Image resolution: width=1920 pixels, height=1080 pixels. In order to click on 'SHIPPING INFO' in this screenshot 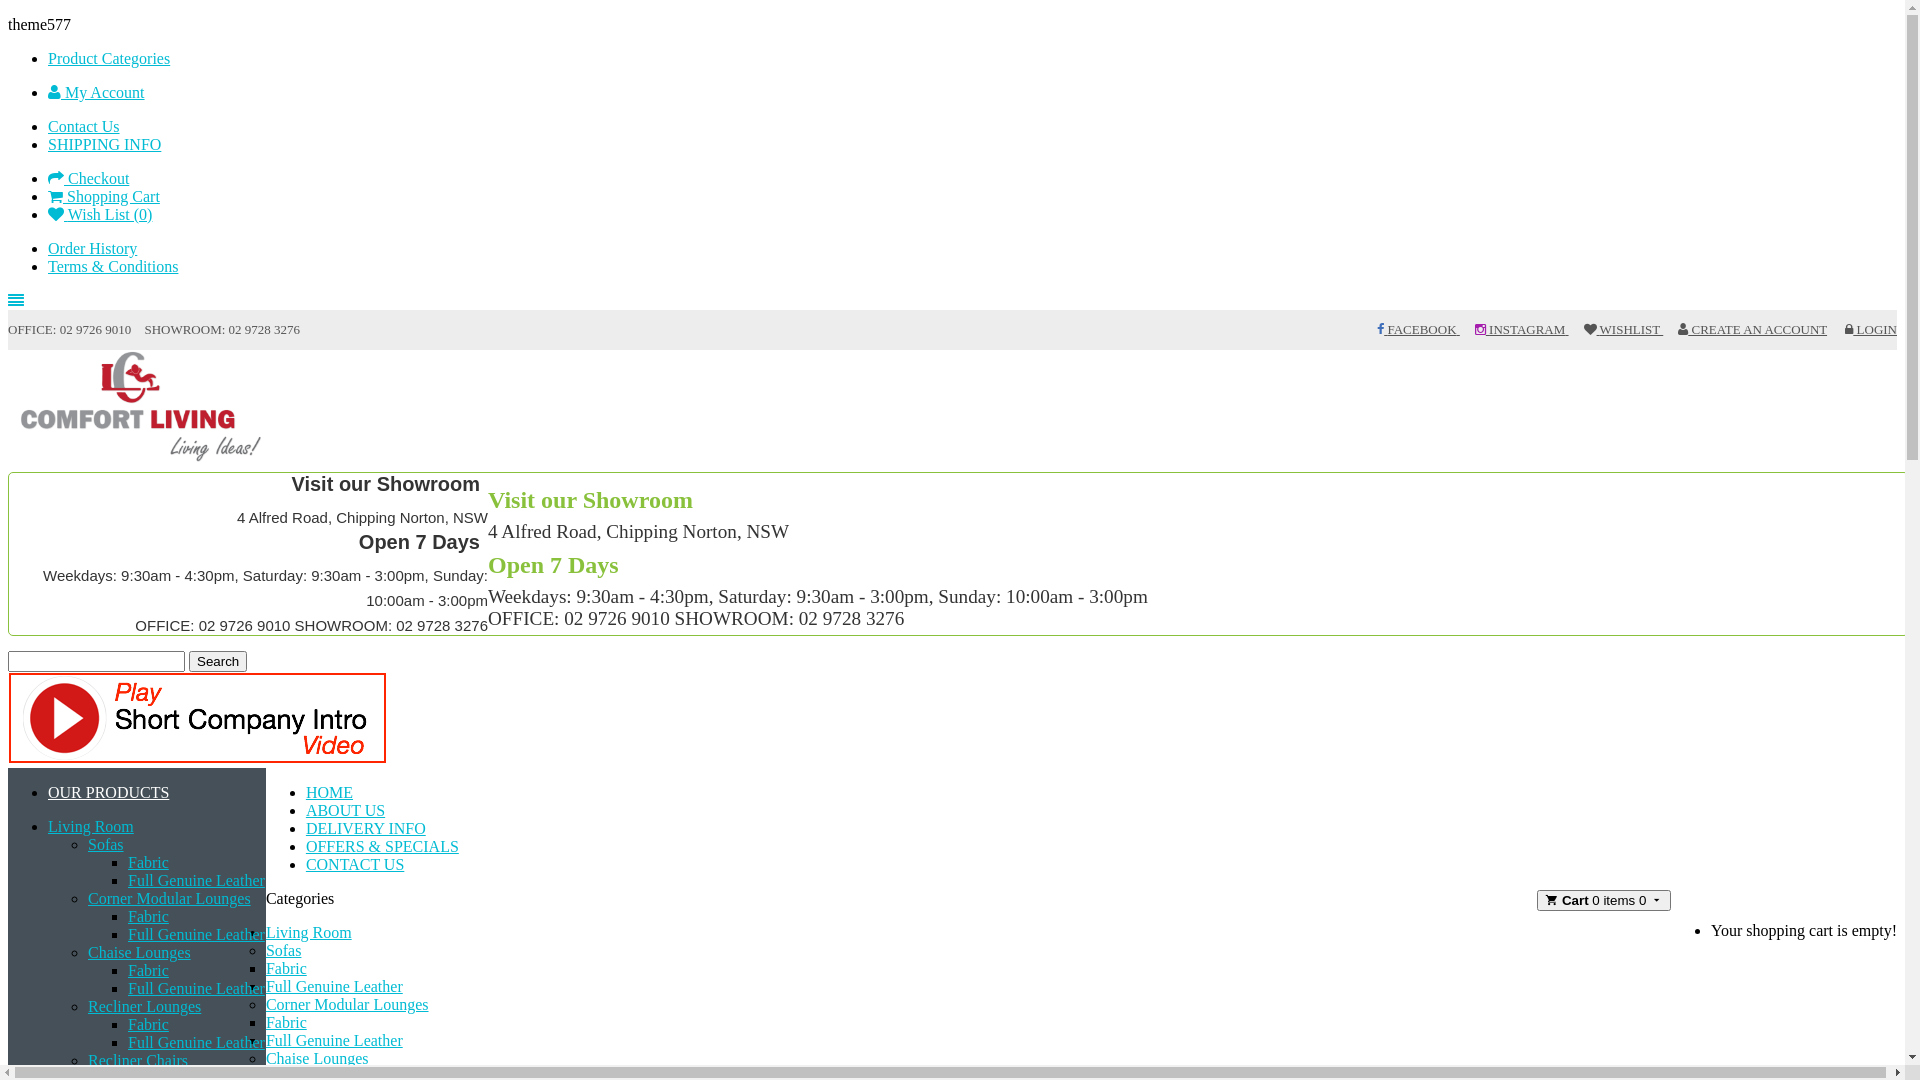, I will do `click(103, 143)`.